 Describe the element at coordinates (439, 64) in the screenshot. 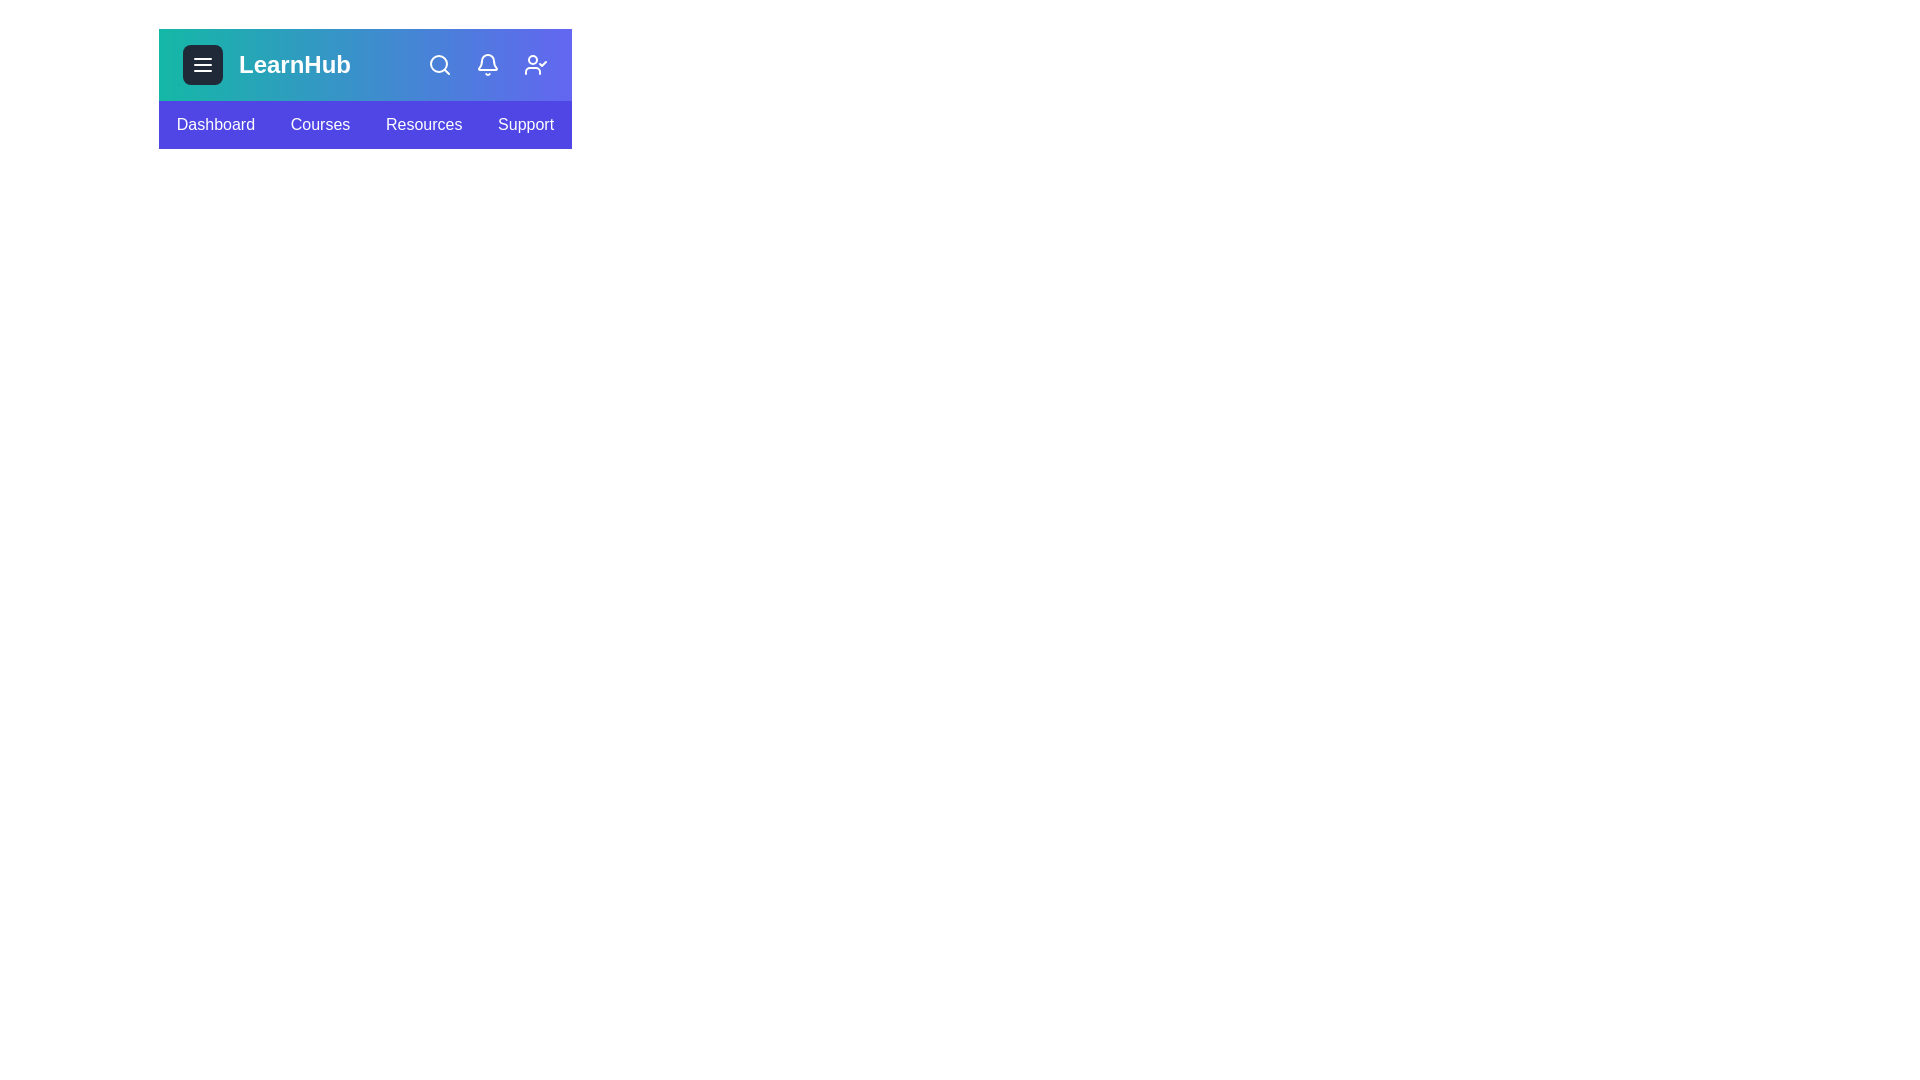

I see `the icon Search to perform its action` at that location.